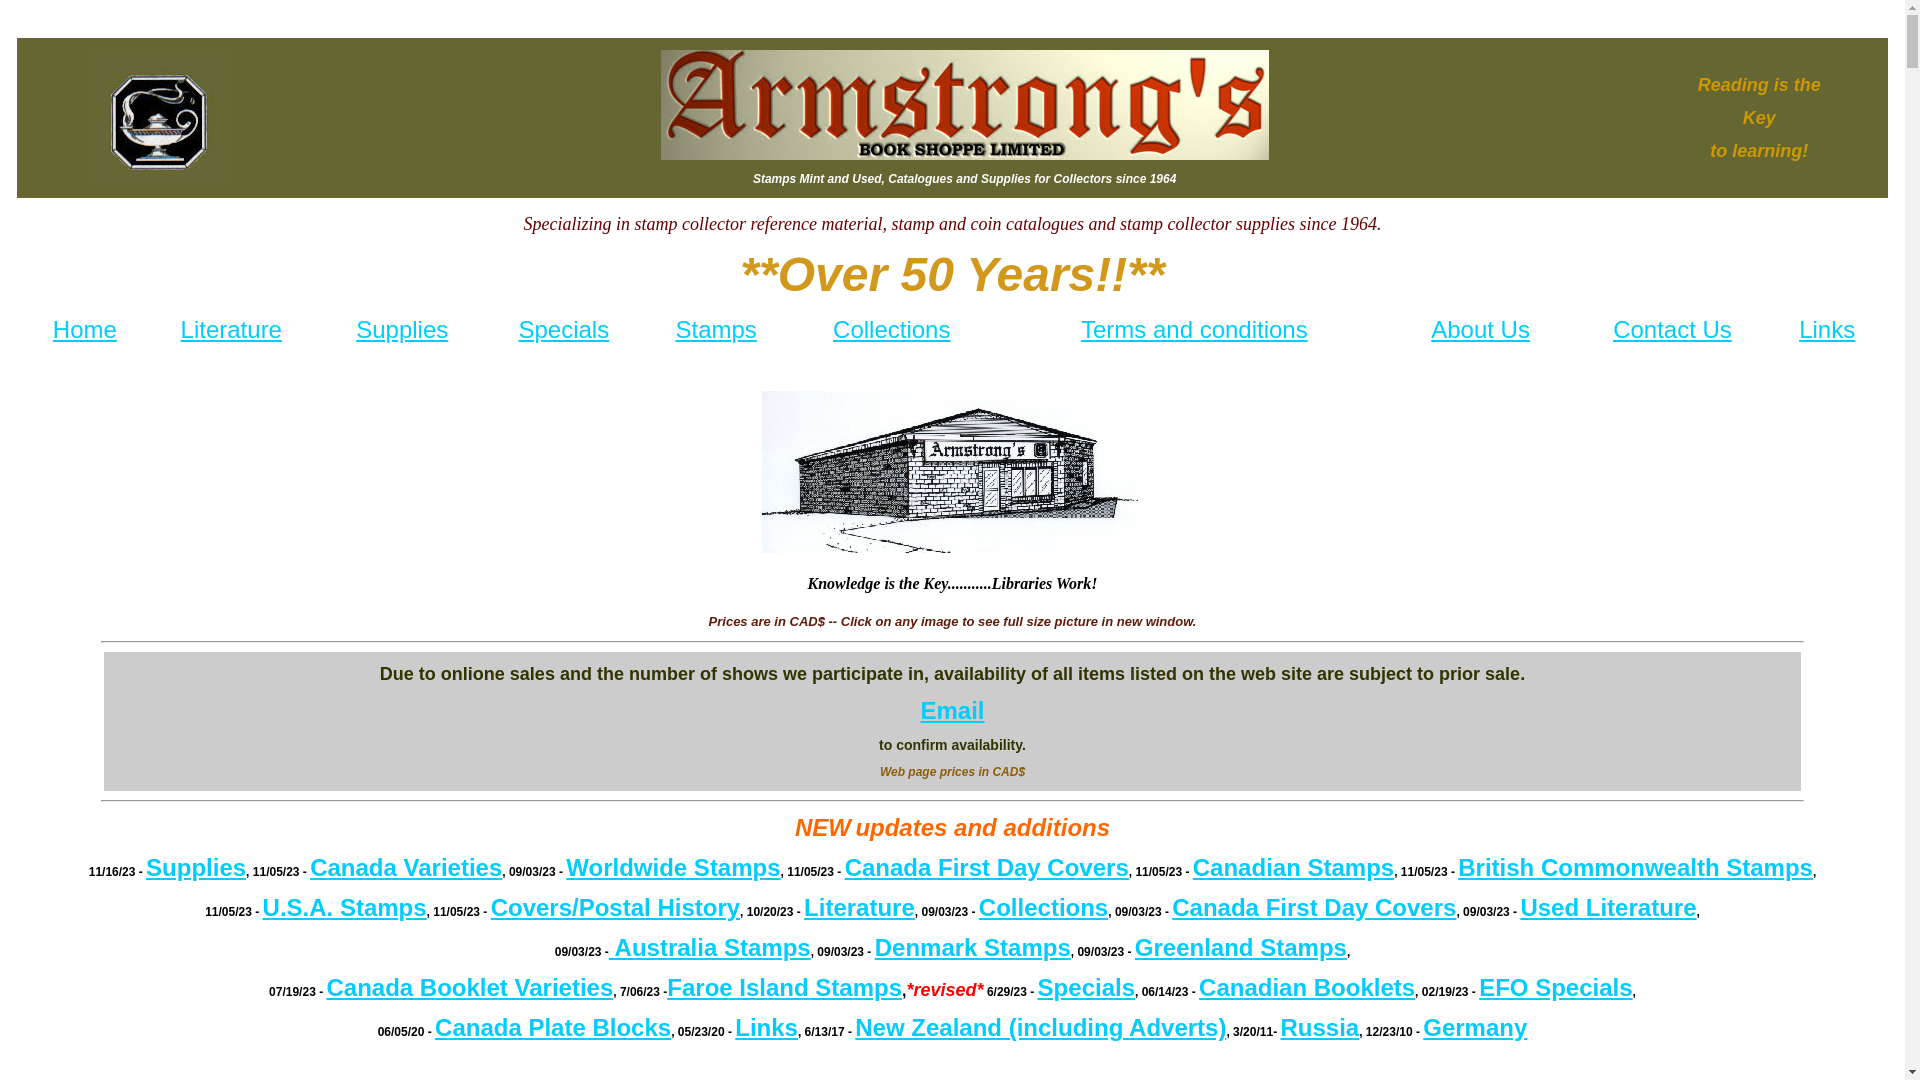 This screenshot has width=1920, height=1080. I want to click on 'Terms and conditions', so click(1194, 328).